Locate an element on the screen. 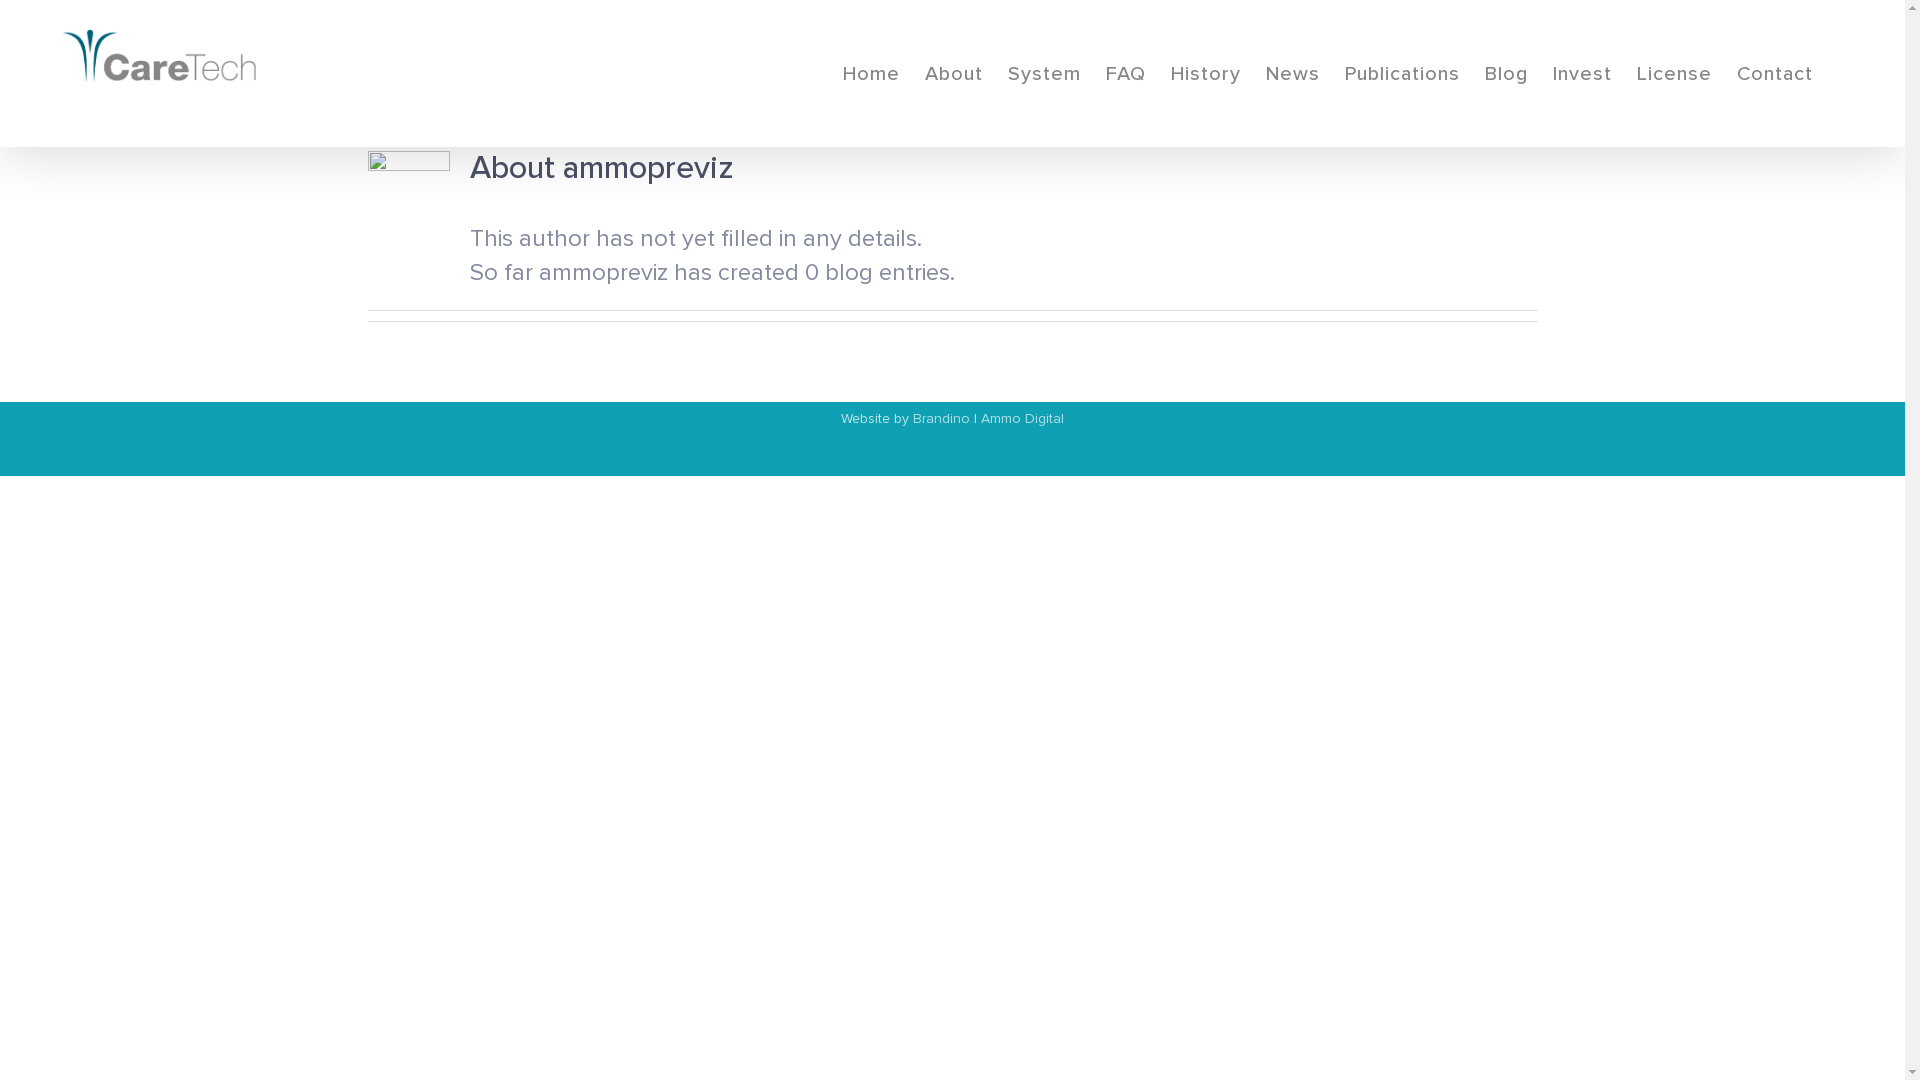 The height and width of the screenshot is (1080, 1920). 'Blog' is located at coordinates (1484, 72).